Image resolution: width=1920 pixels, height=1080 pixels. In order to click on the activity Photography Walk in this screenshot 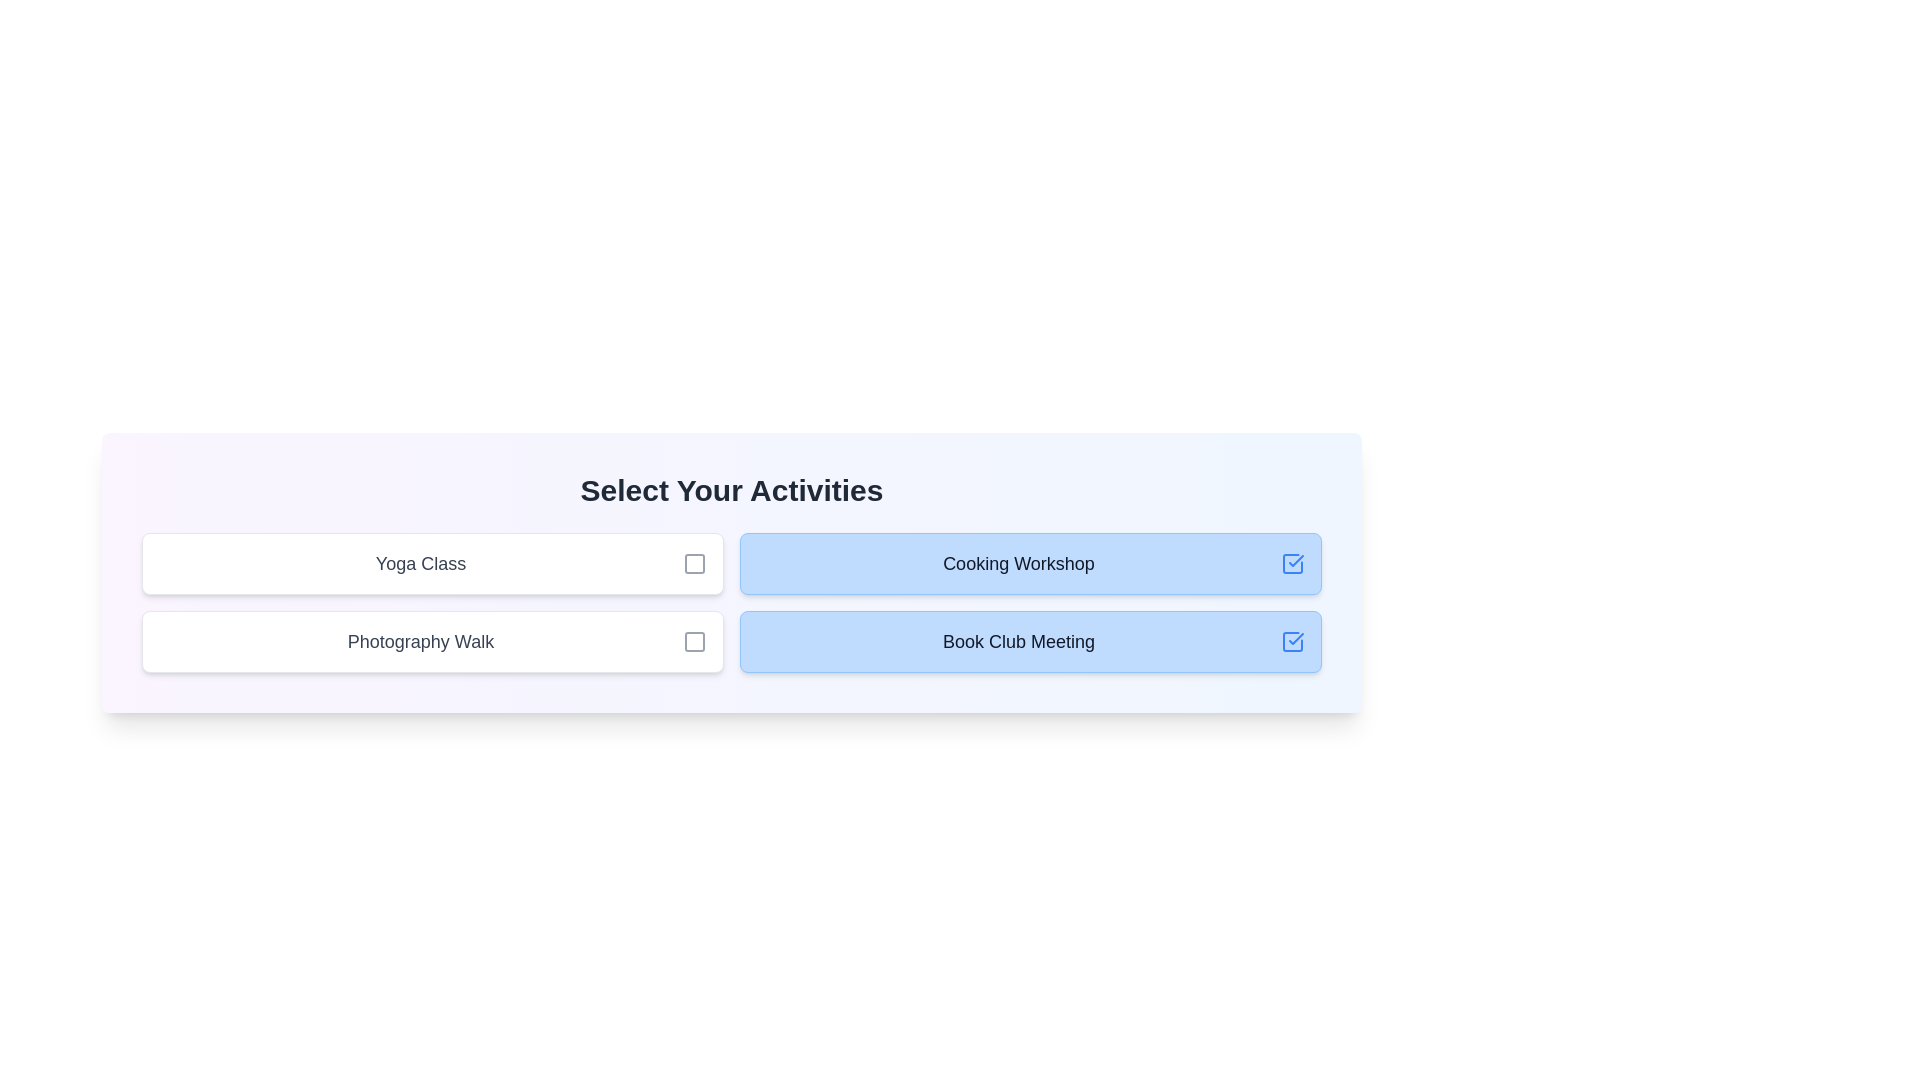, I will do `click(431, 641)`.